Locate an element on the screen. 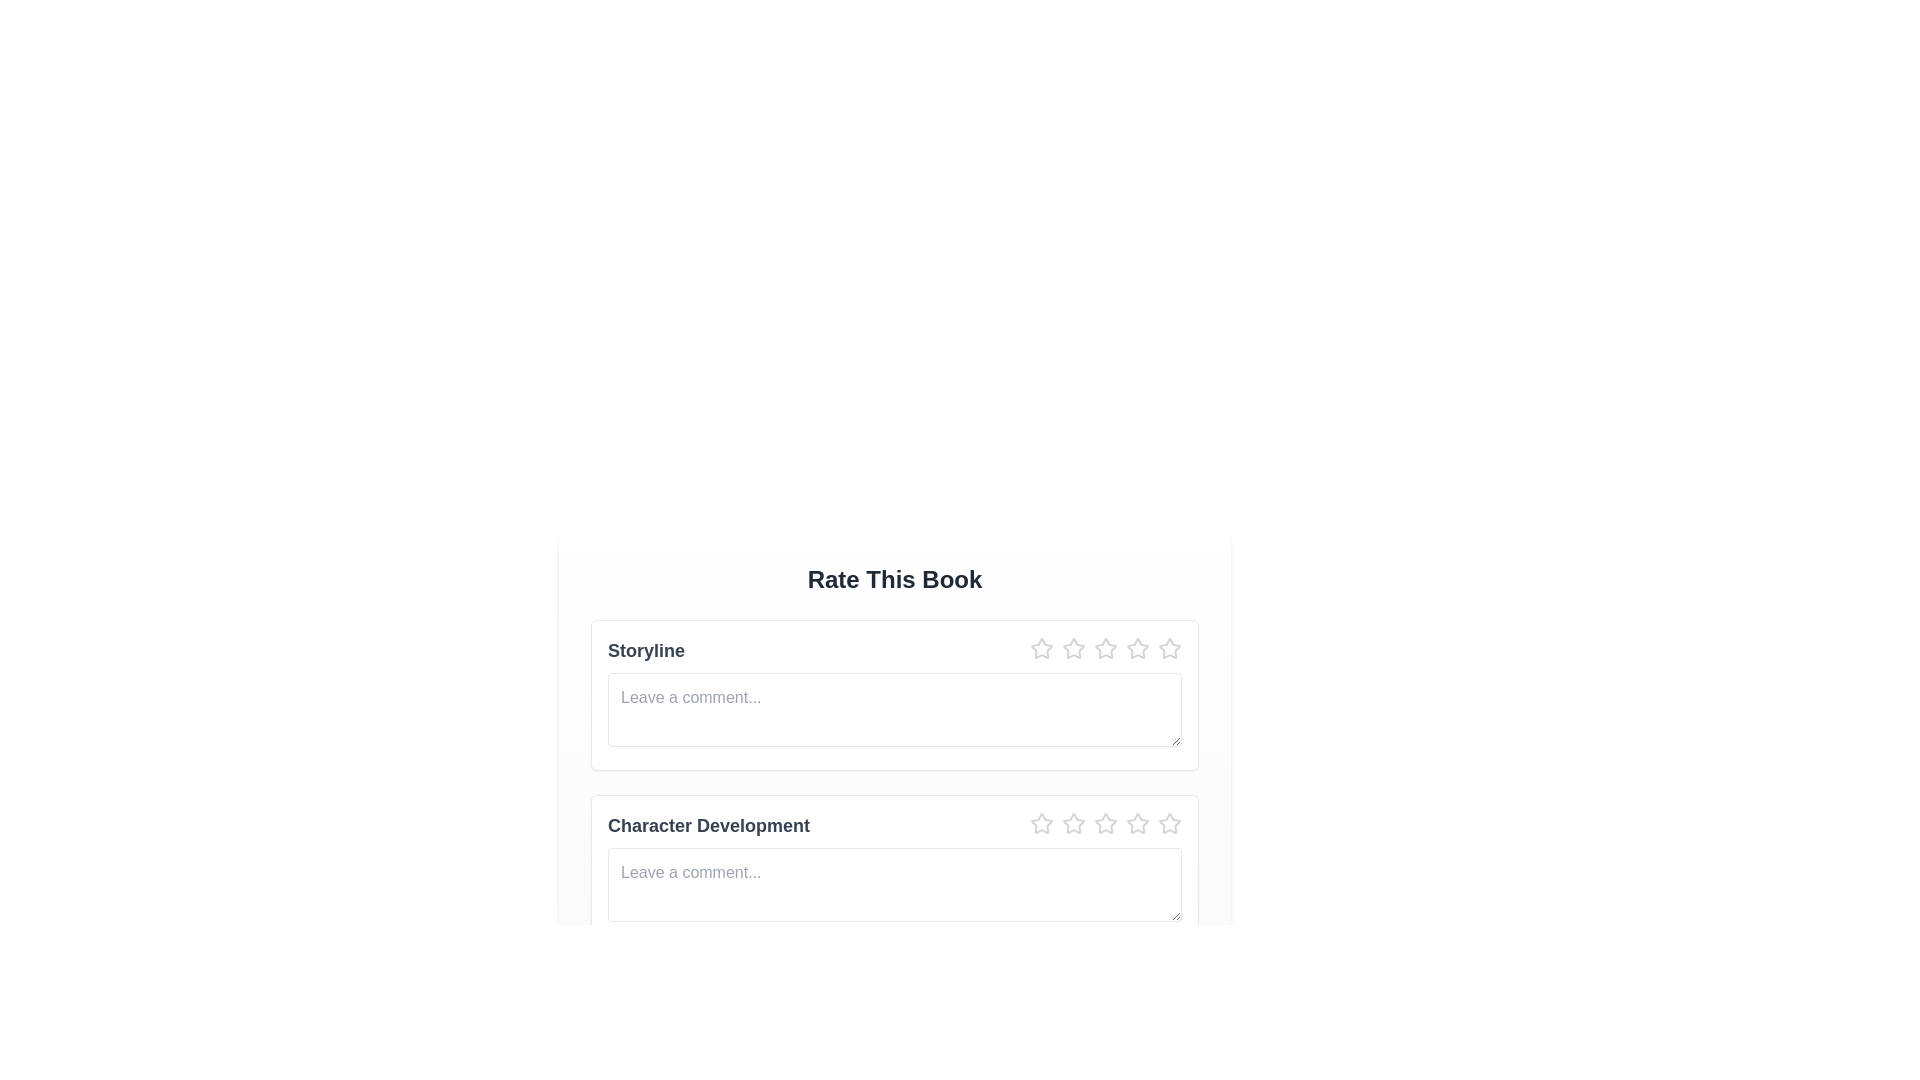 This screenshot has height=1080, width=1920. the fifth star in the rating component is located at coordinates (1137, 648).